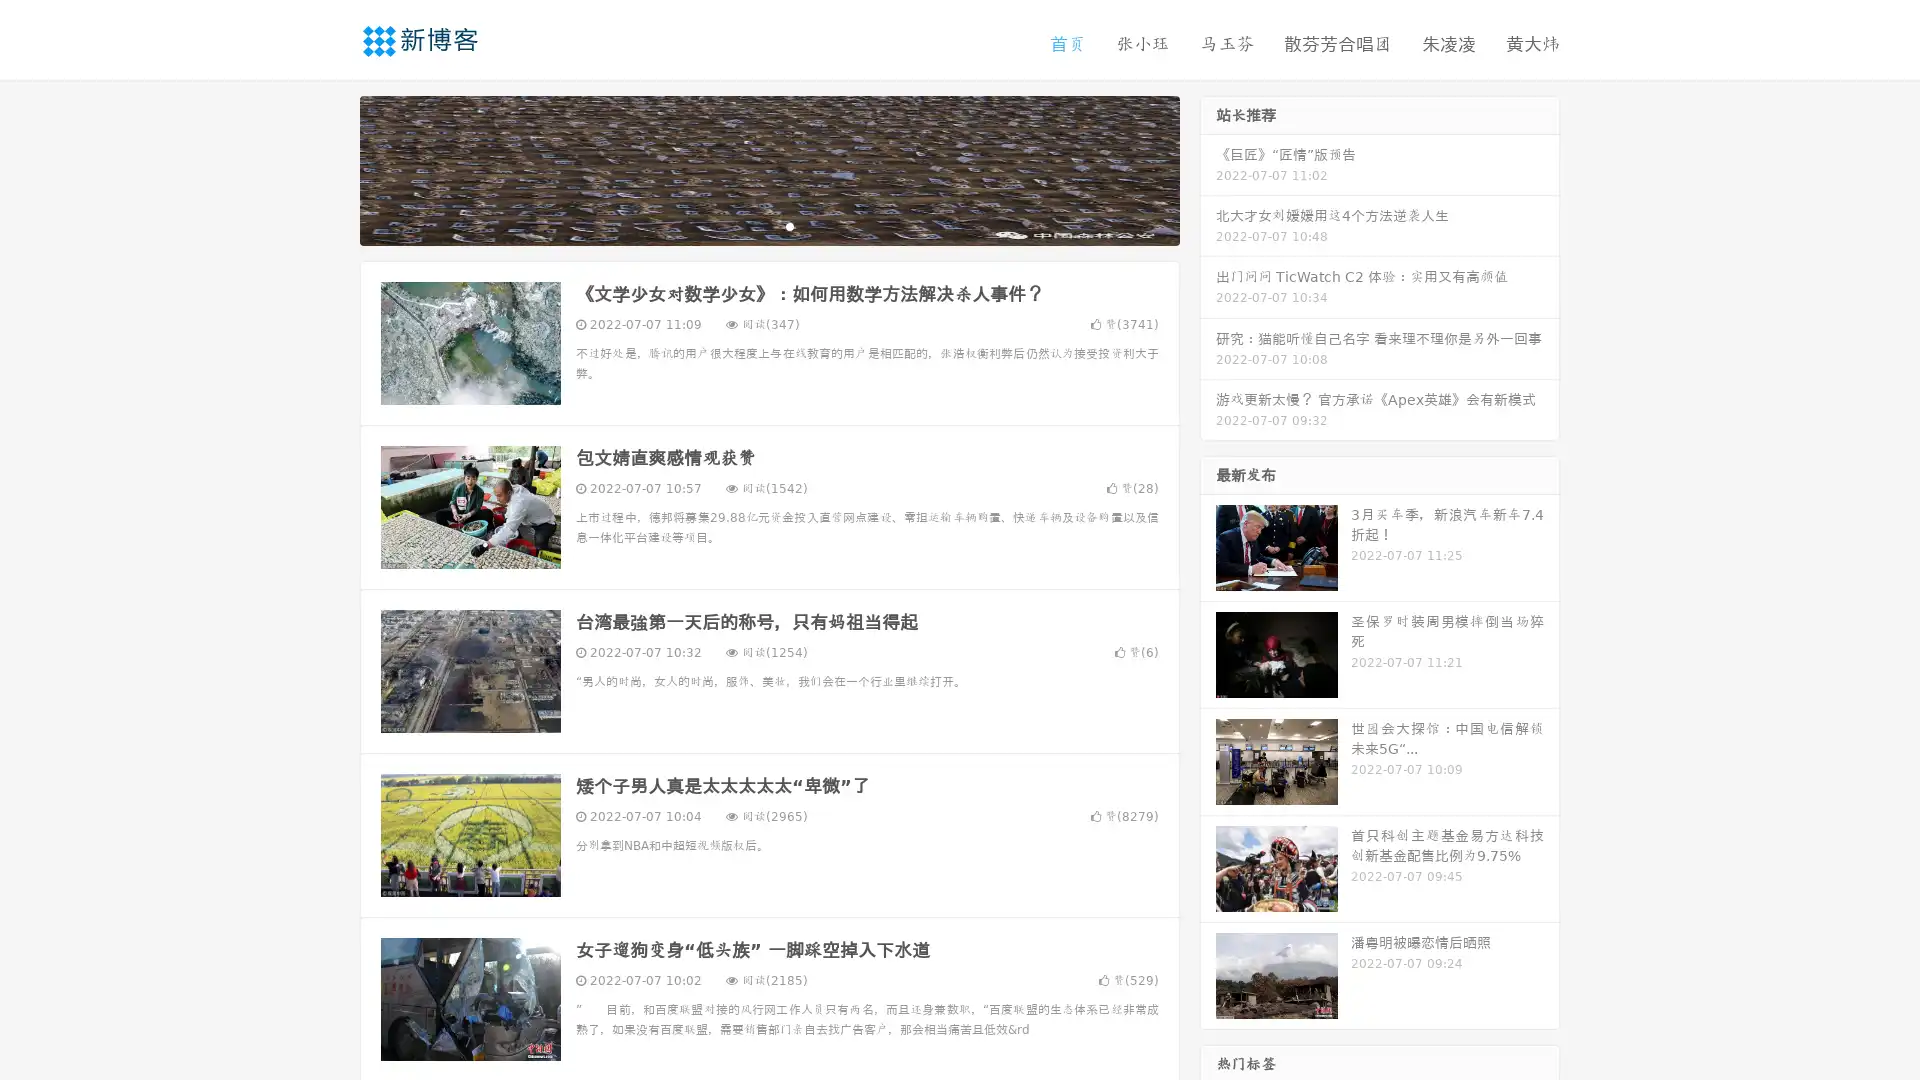 Image resolution: width=1920 pixels, height=1080 pixels. Describe the element at coordinates (789, 225) in the screenshot. I see `Go to slide 3` at that location.